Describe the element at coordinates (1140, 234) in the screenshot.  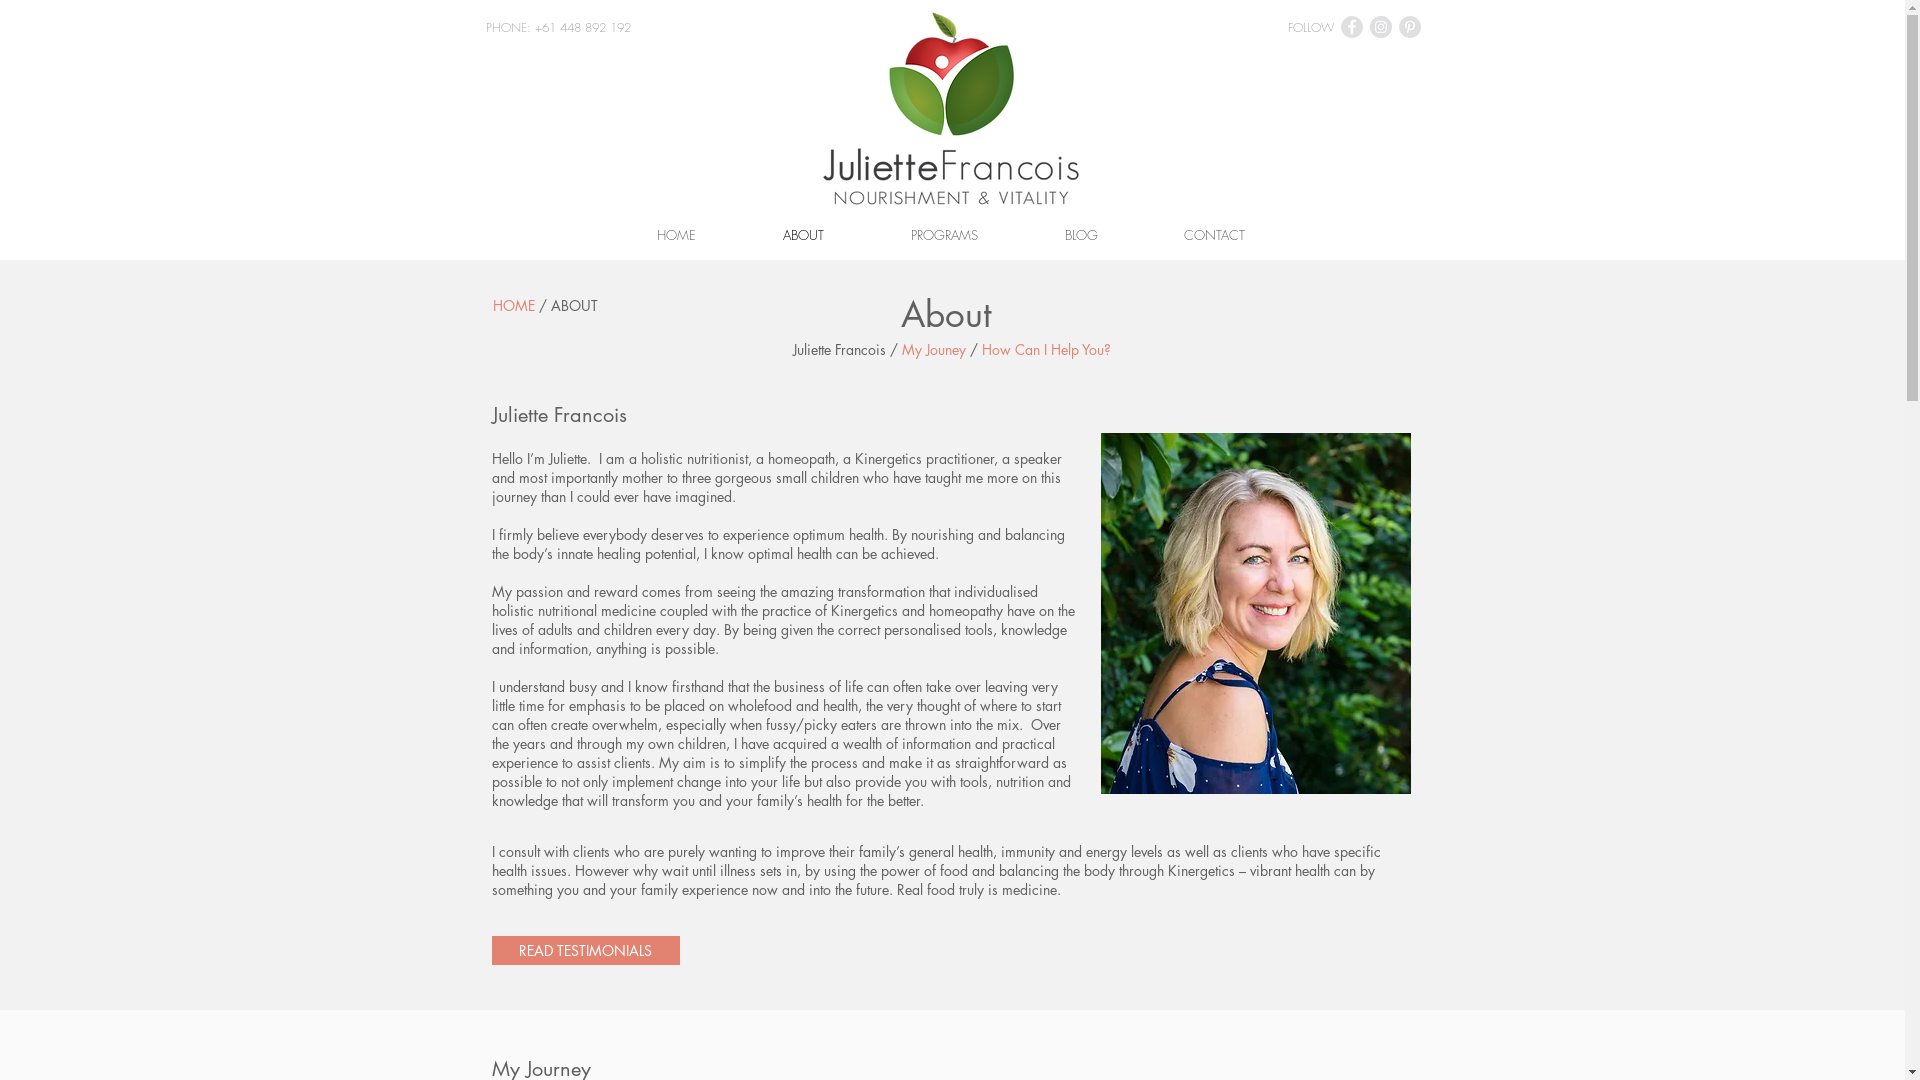
I see `'CONTACT'` at that location.